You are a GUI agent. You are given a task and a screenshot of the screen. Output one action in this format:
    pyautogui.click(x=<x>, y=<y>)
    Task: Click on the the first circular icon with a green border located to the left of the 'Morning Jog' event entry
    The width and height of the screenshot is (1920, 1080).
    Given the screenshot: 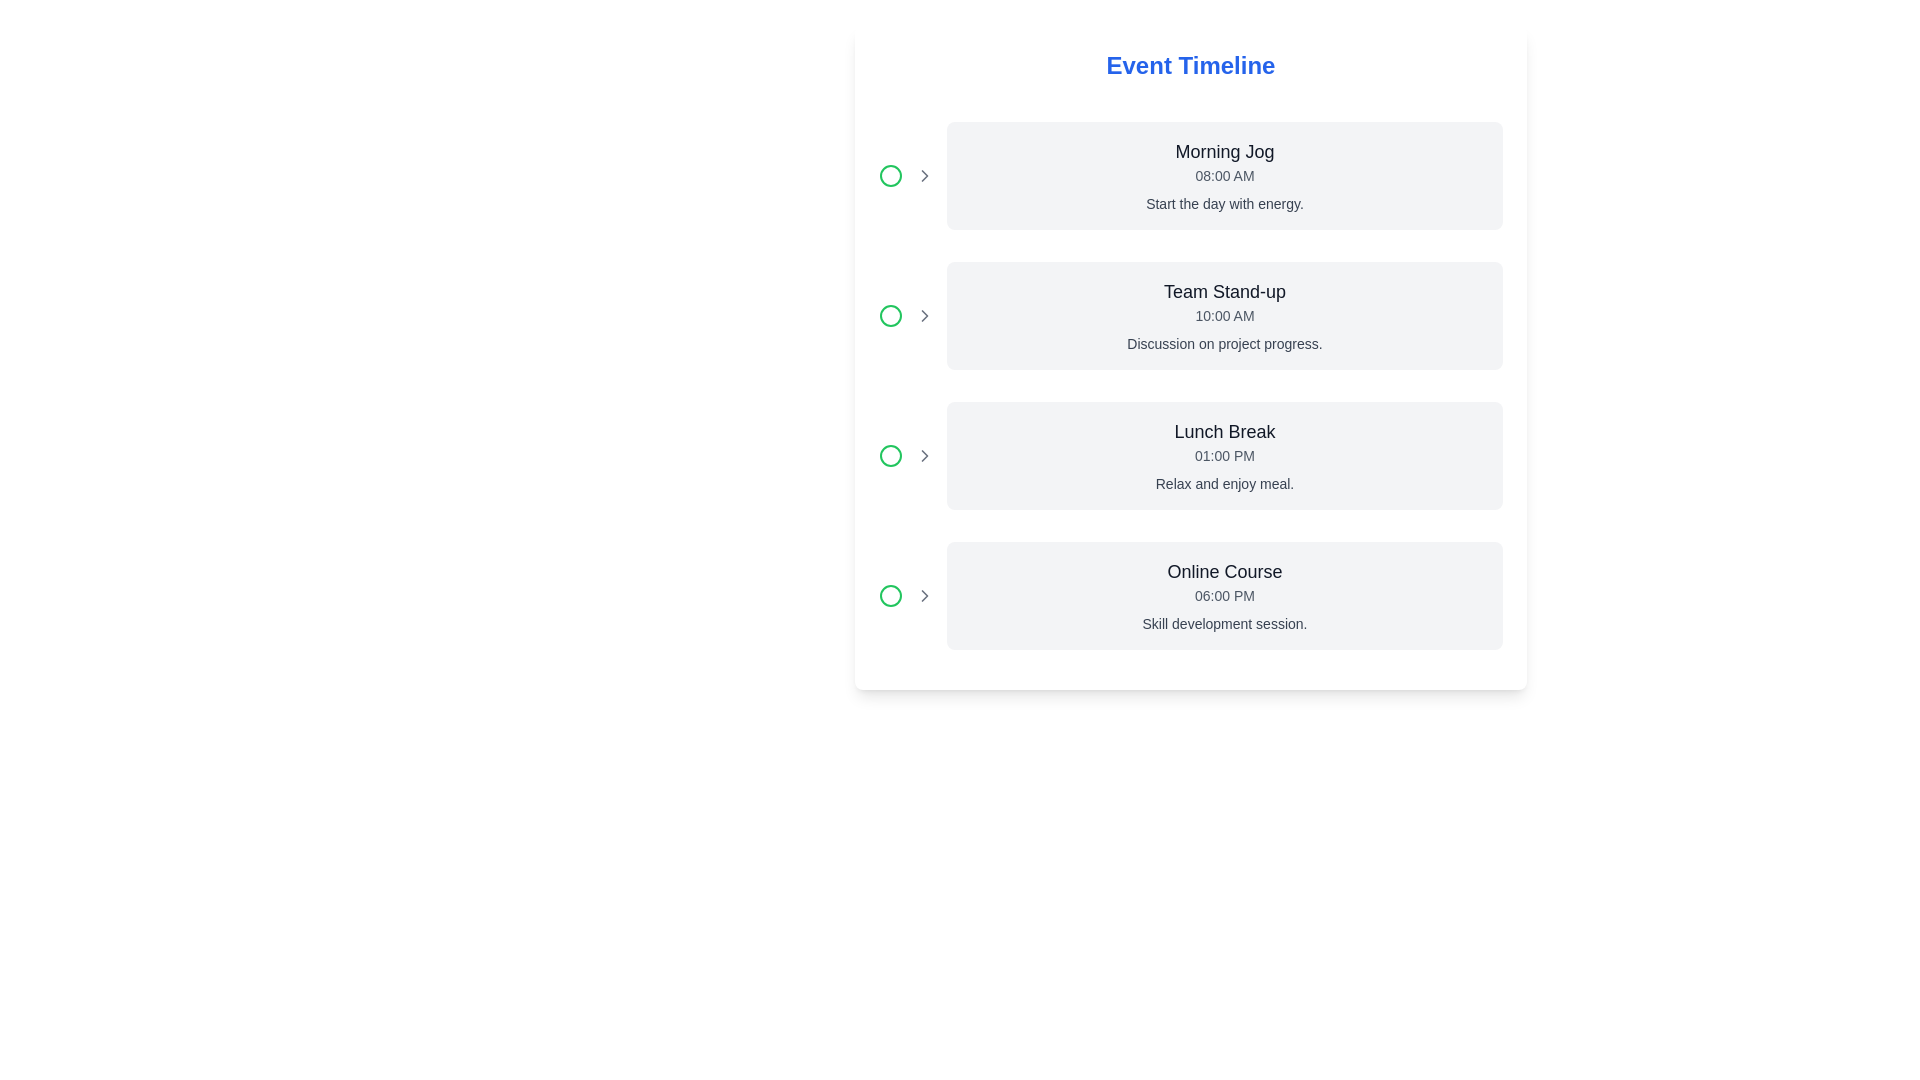 What is the action you would take?
    pyautogui.click(x=890, y=175)
    